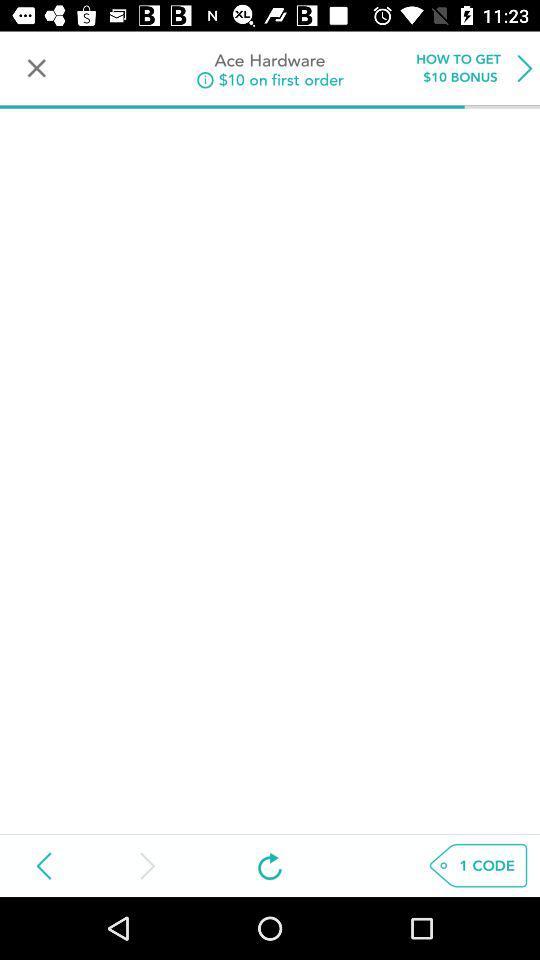 Image resolution: width=540 pixels, height=960 pixels. I want to click on the arrow_backward icon, so click(44, 864).